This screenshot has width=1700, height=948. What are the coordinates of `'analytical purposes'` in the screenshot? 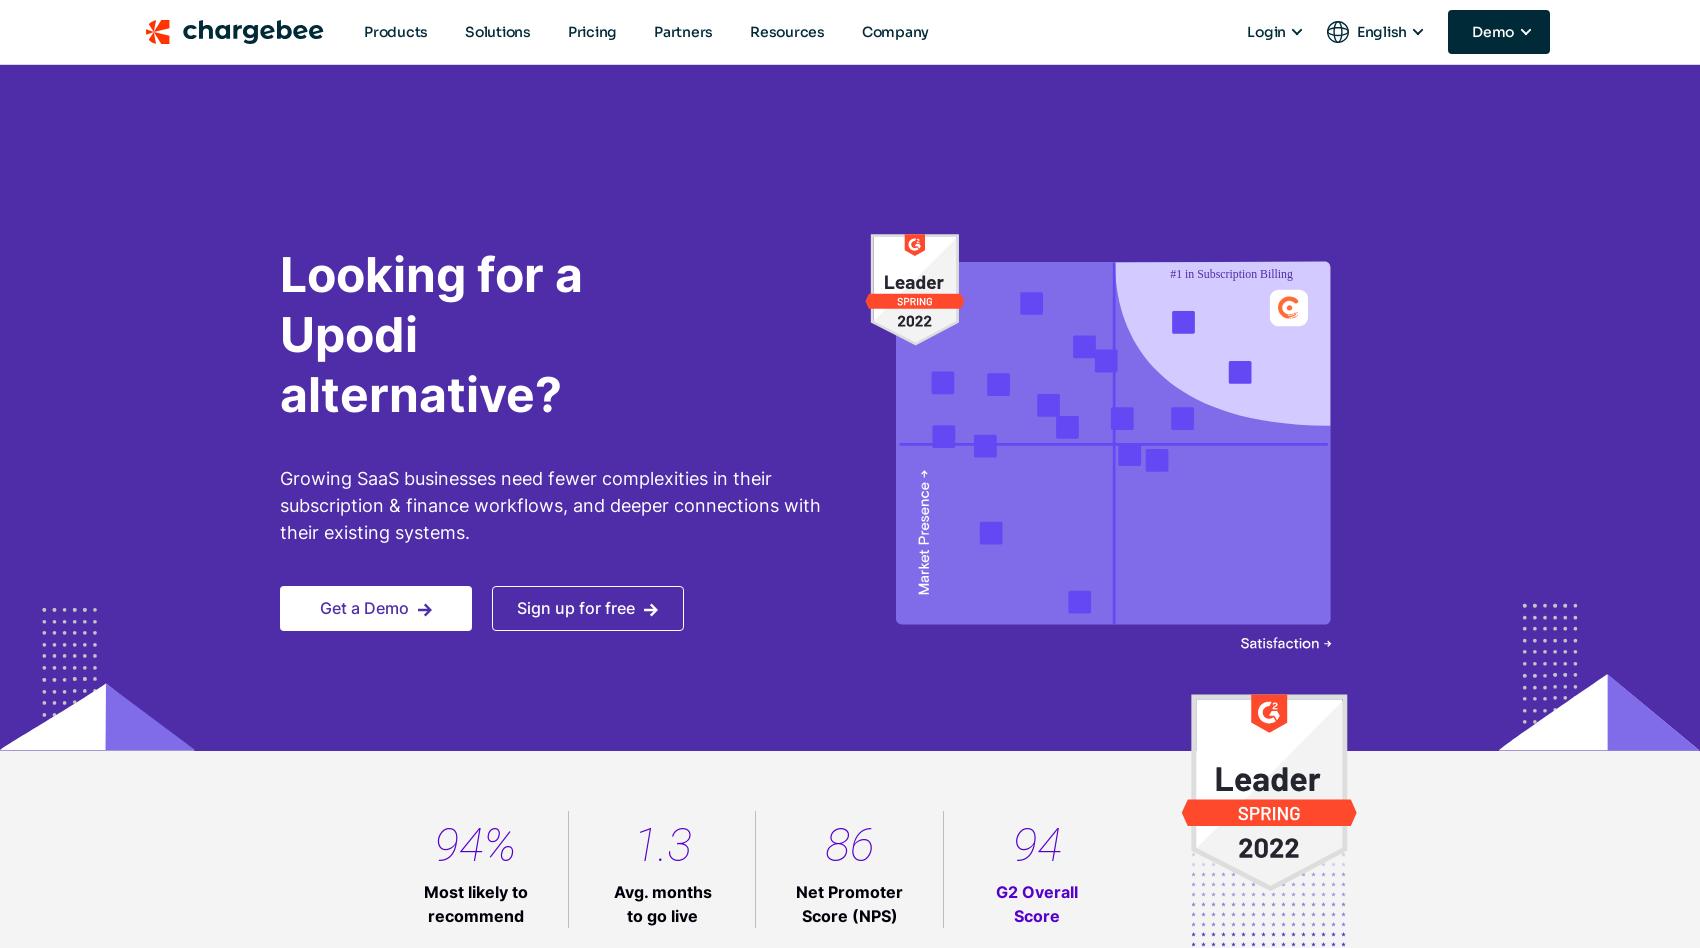 It's located at (695, 344).